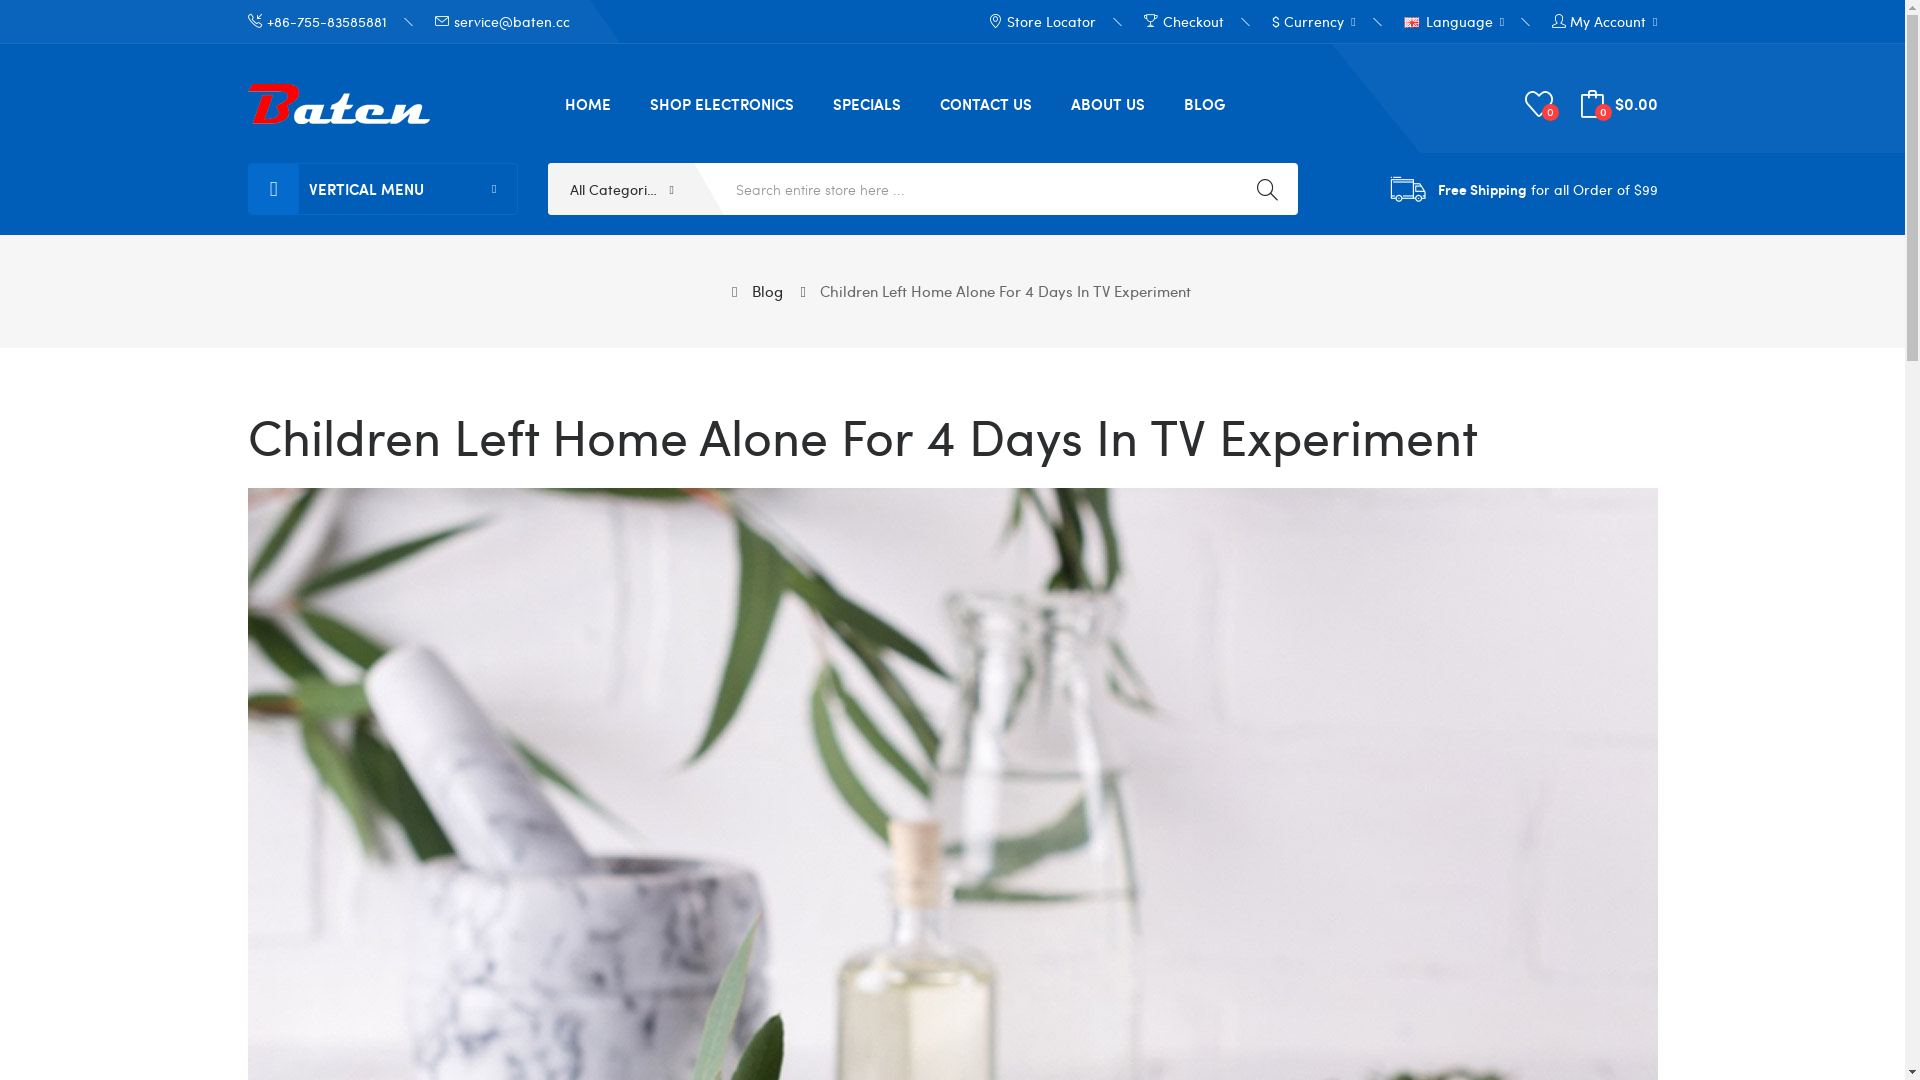  What do you see at coordinates (1536, 104) in the screenshot?
I see `'0'` at bounding box center [1536, 104].